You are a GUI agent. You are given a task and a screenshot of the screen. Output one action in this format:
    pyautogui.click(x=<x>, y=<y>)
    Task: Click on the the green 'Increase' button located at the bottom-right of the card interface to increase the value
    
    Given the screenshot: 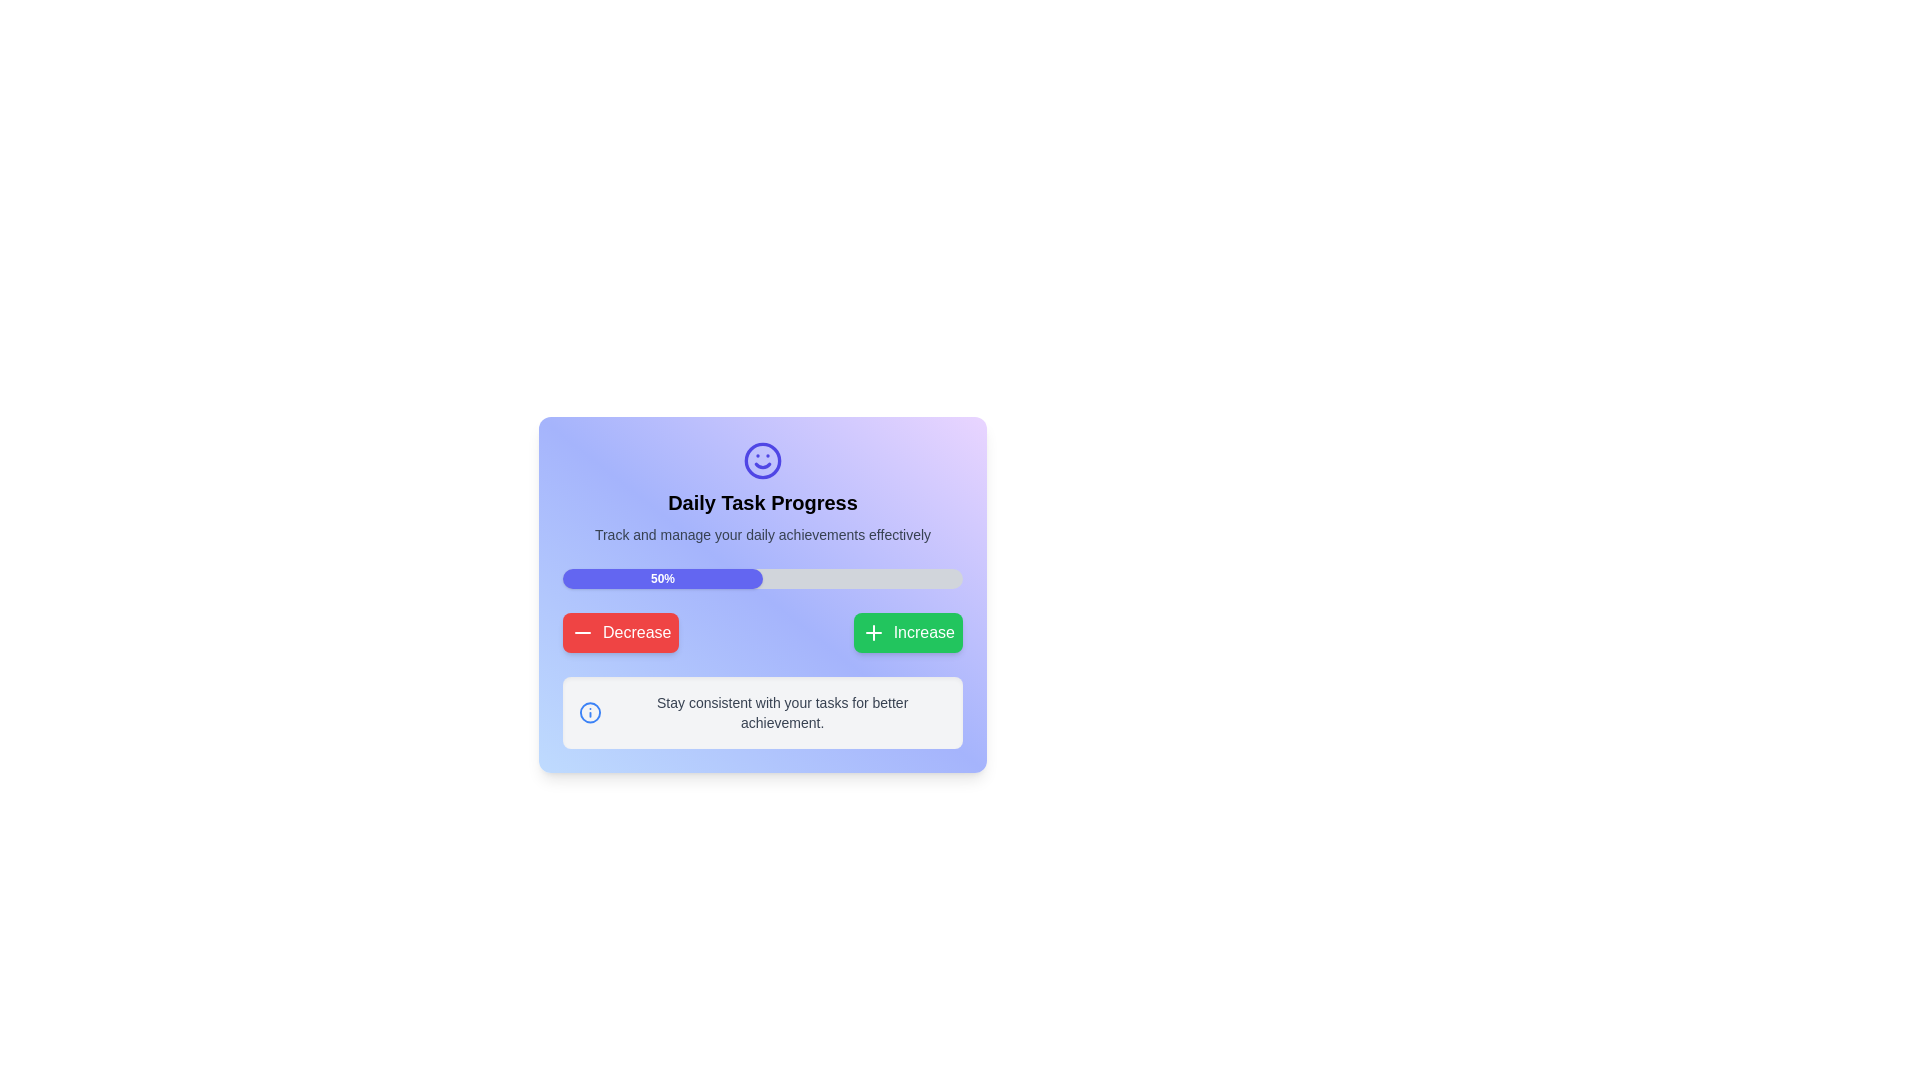 What is the action you would take?
    pyautogui.click(x=907, y=632)
    